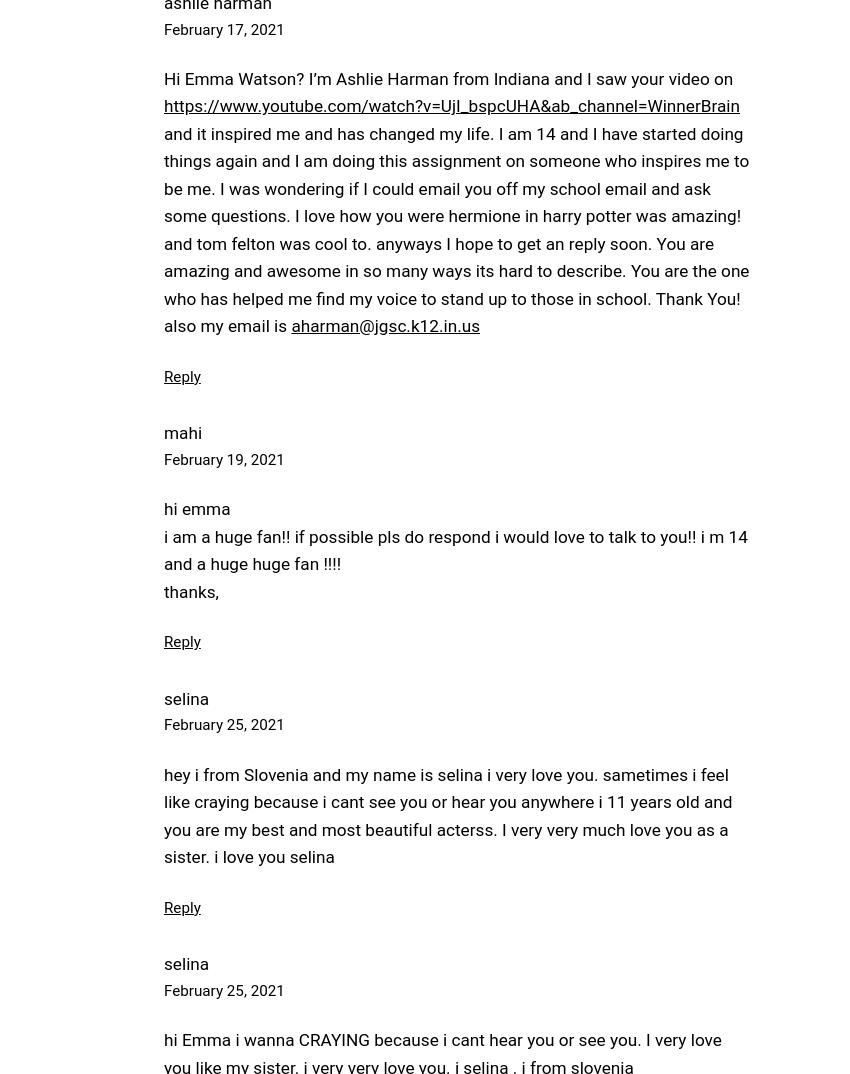 Image resolution: width=850 pixels, height=1074 pixels. What do you see at coordinates (385, 324) in the screenshot?
I see `'aharman@jgsc.k12.in.us'` at bounding box center [385, 324].